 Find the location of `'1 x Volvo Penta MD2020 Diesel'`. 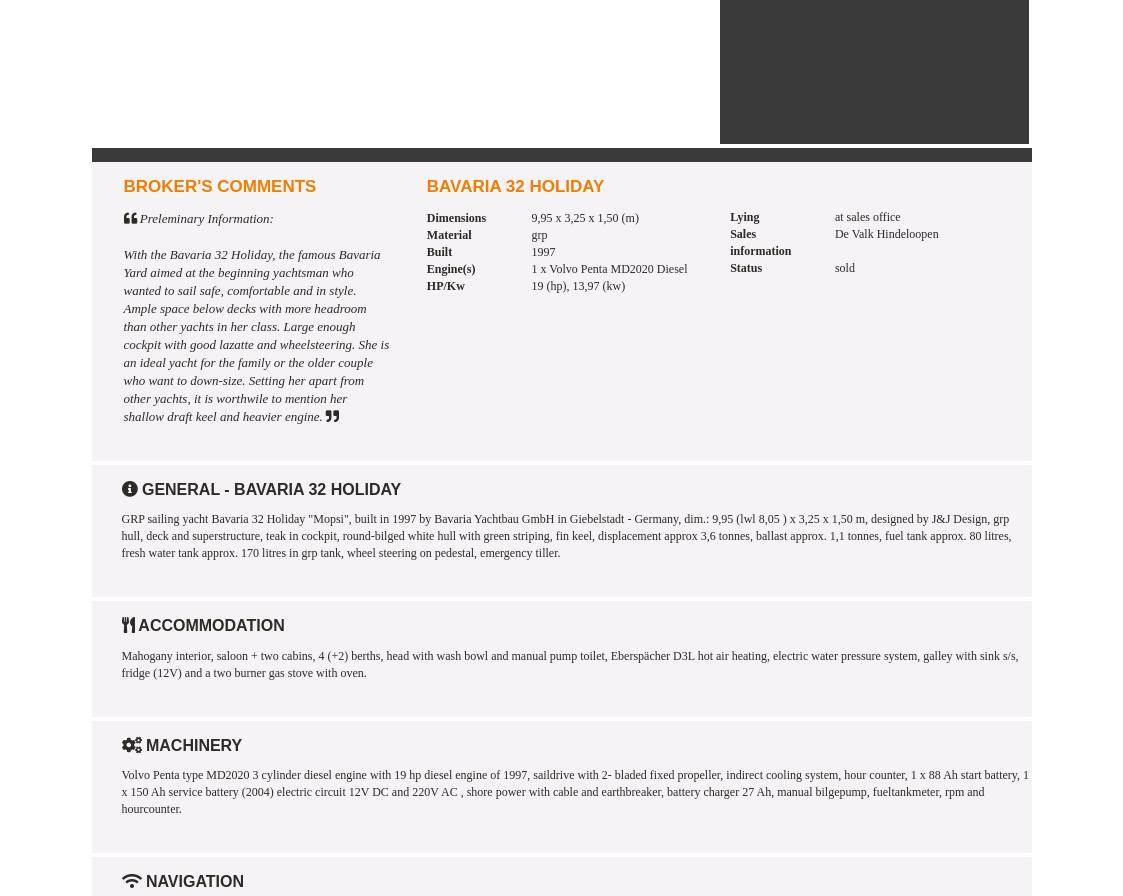

'1 x Volvo Penta MD2020 Diesel' is located at coordinates (609, 268).